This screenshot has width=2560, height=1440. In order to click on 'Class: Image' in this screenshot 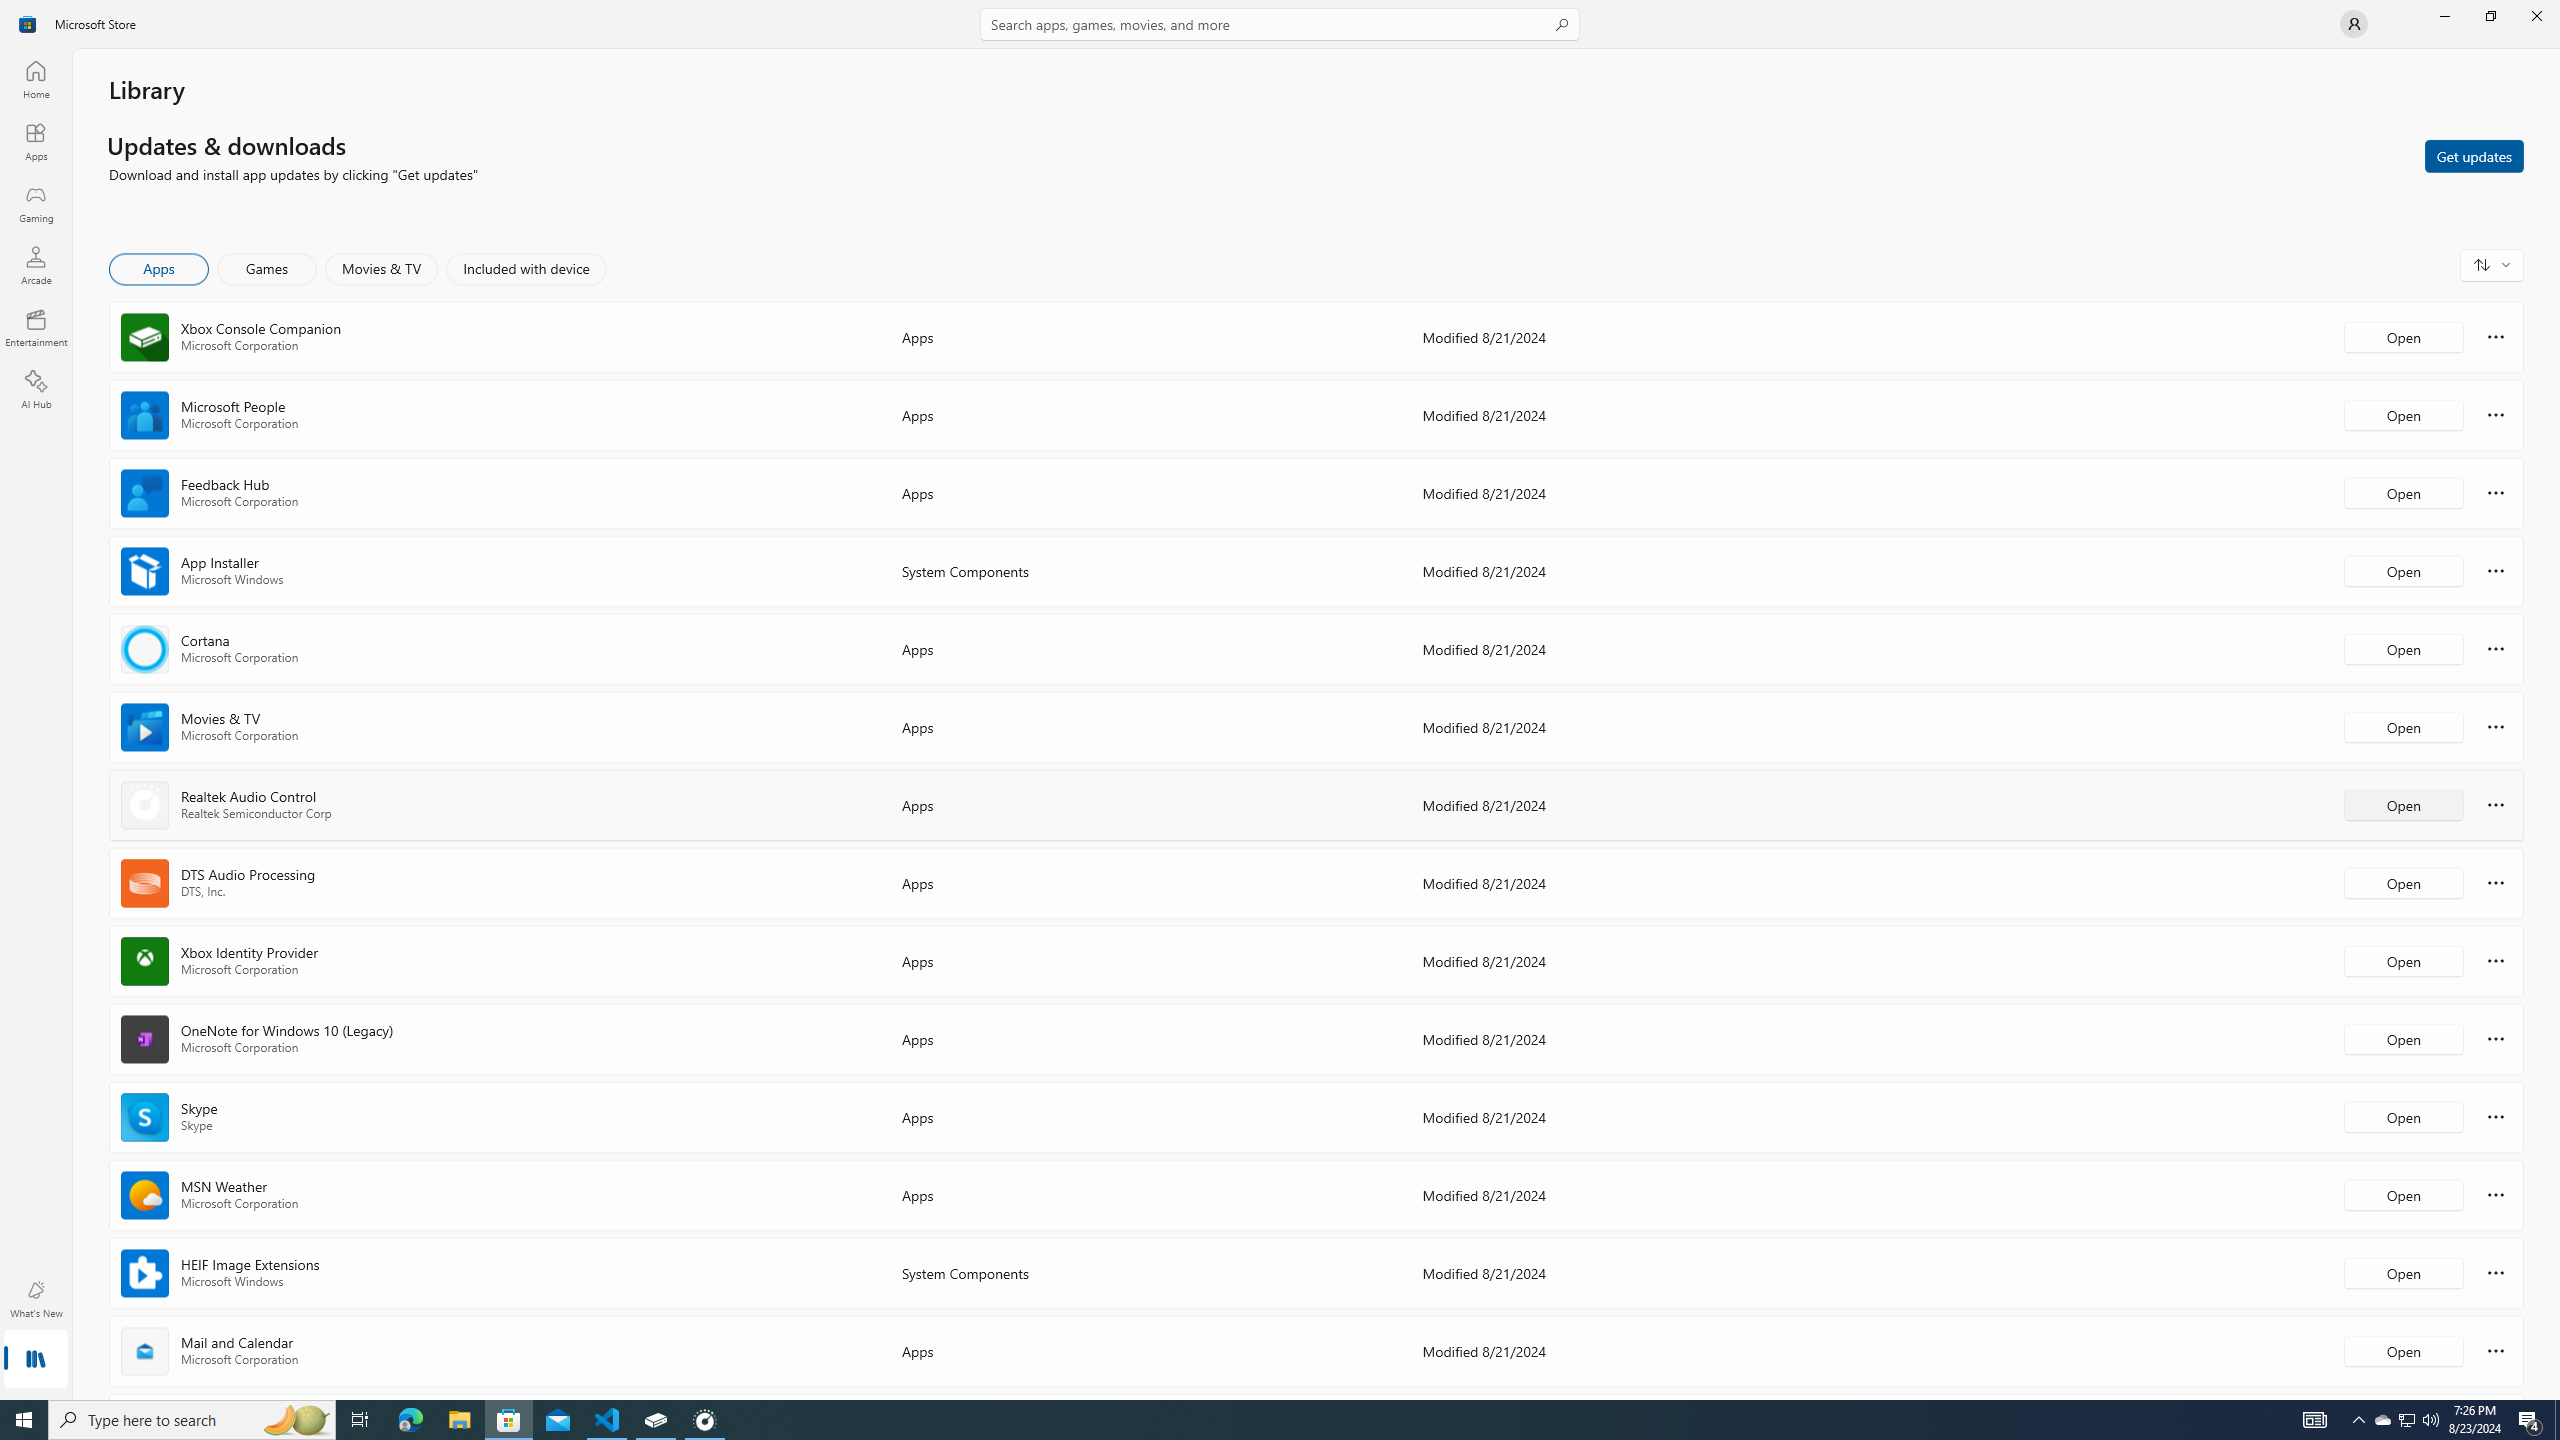, I will do `click(28, 22)`.